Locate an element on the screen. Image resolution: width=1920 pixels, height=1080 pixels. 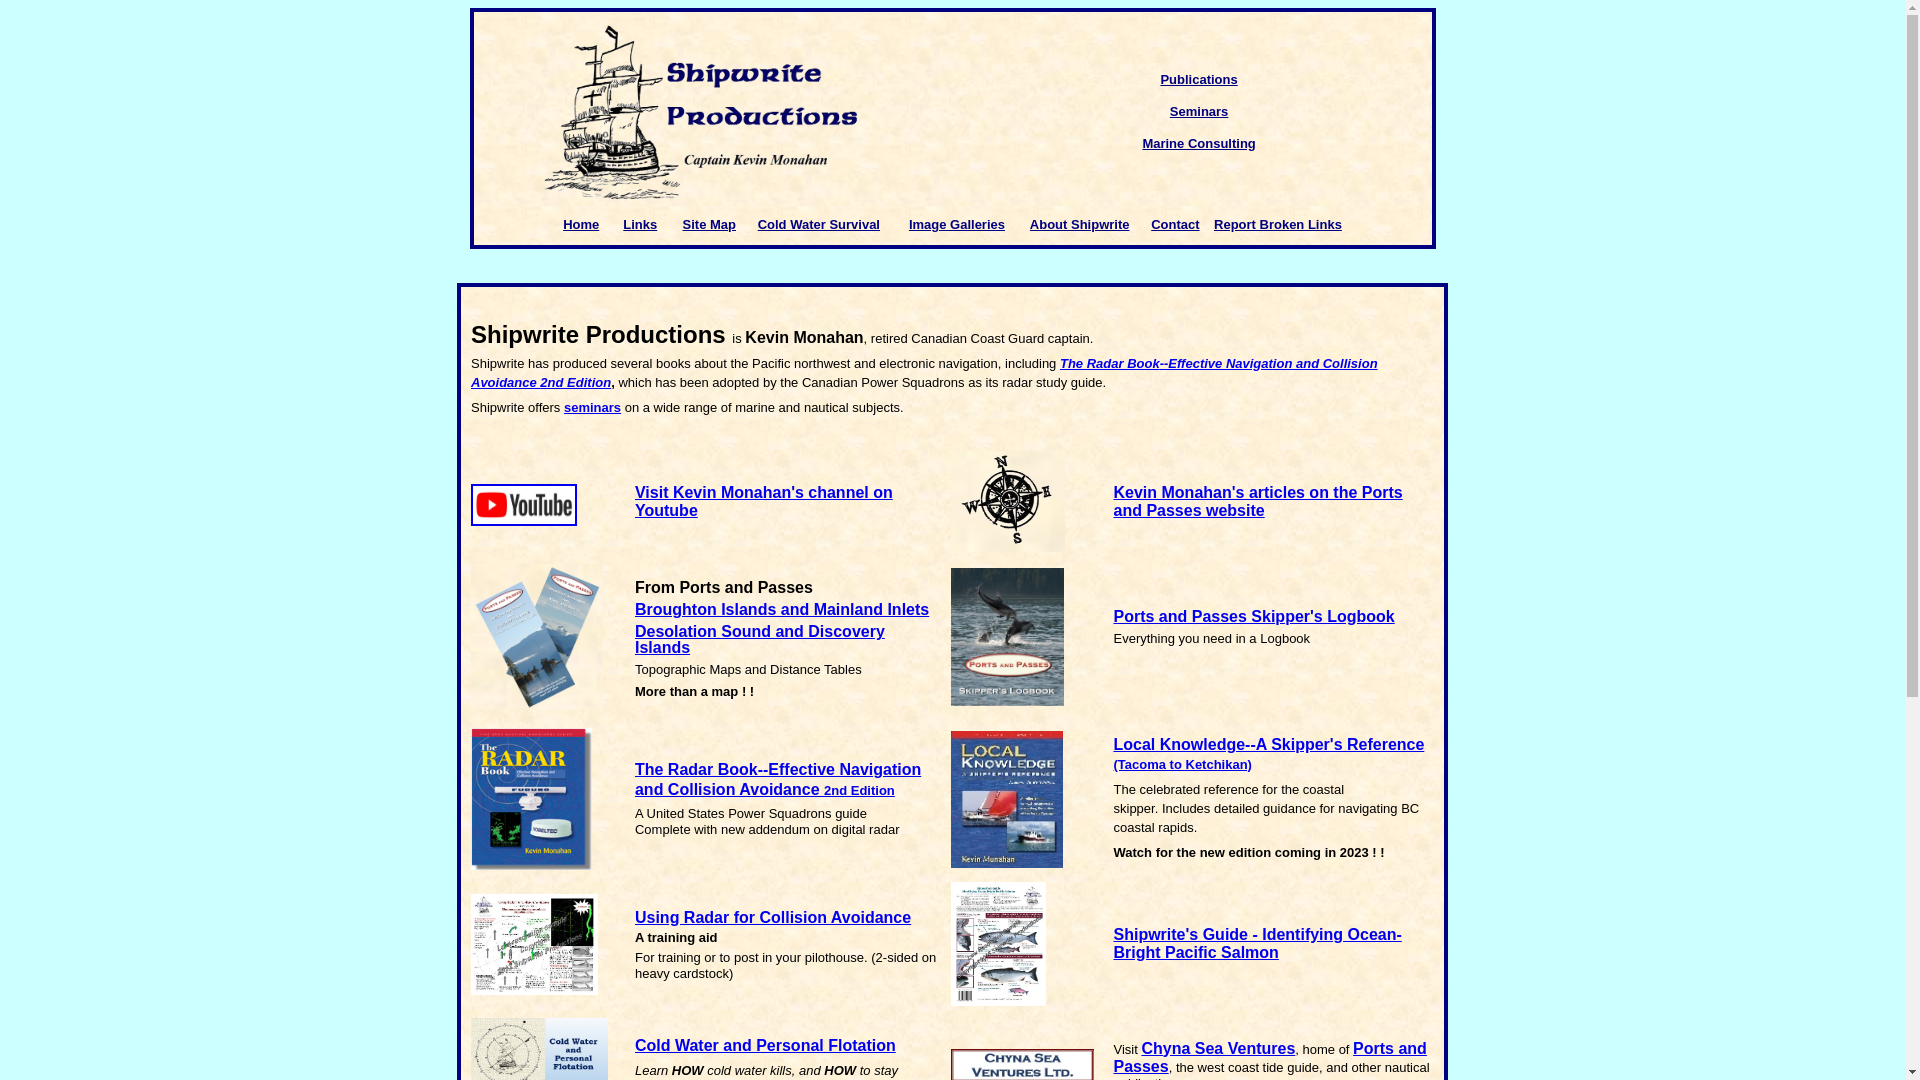
'About Shipwrite' is located at coordinates (1079, 224).